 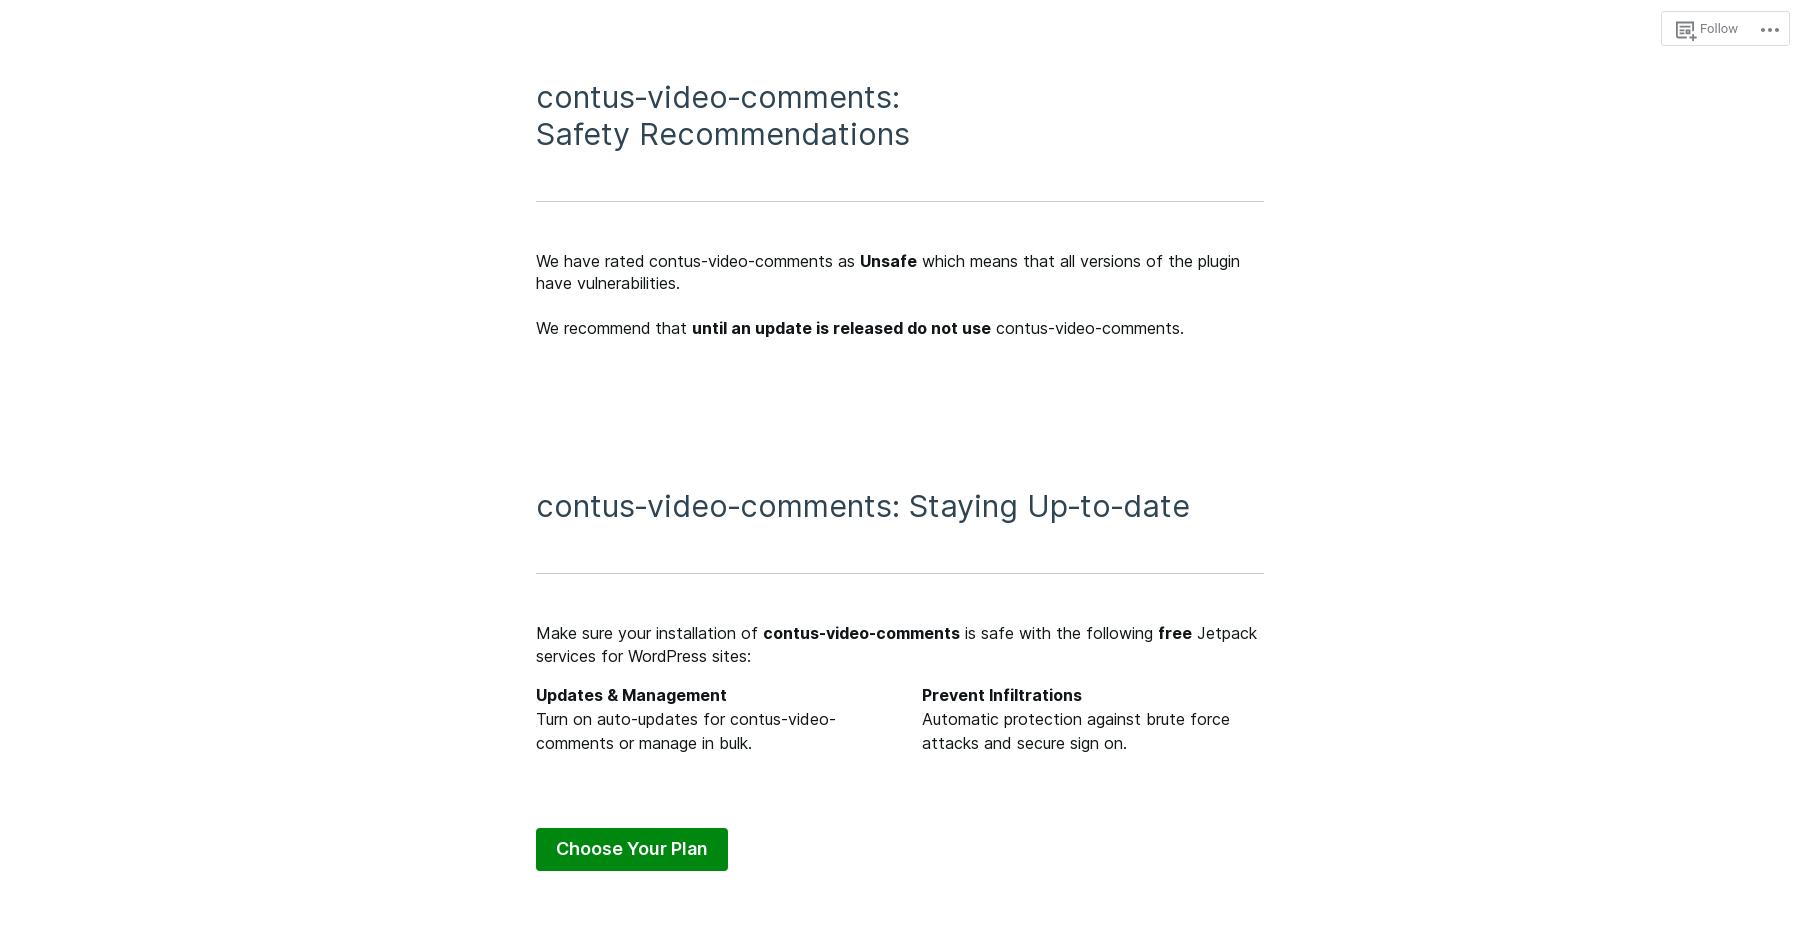 I want to click on 'which means
					that all versions of the plugin have vulnerabilities.', so click(x=887, y=271).